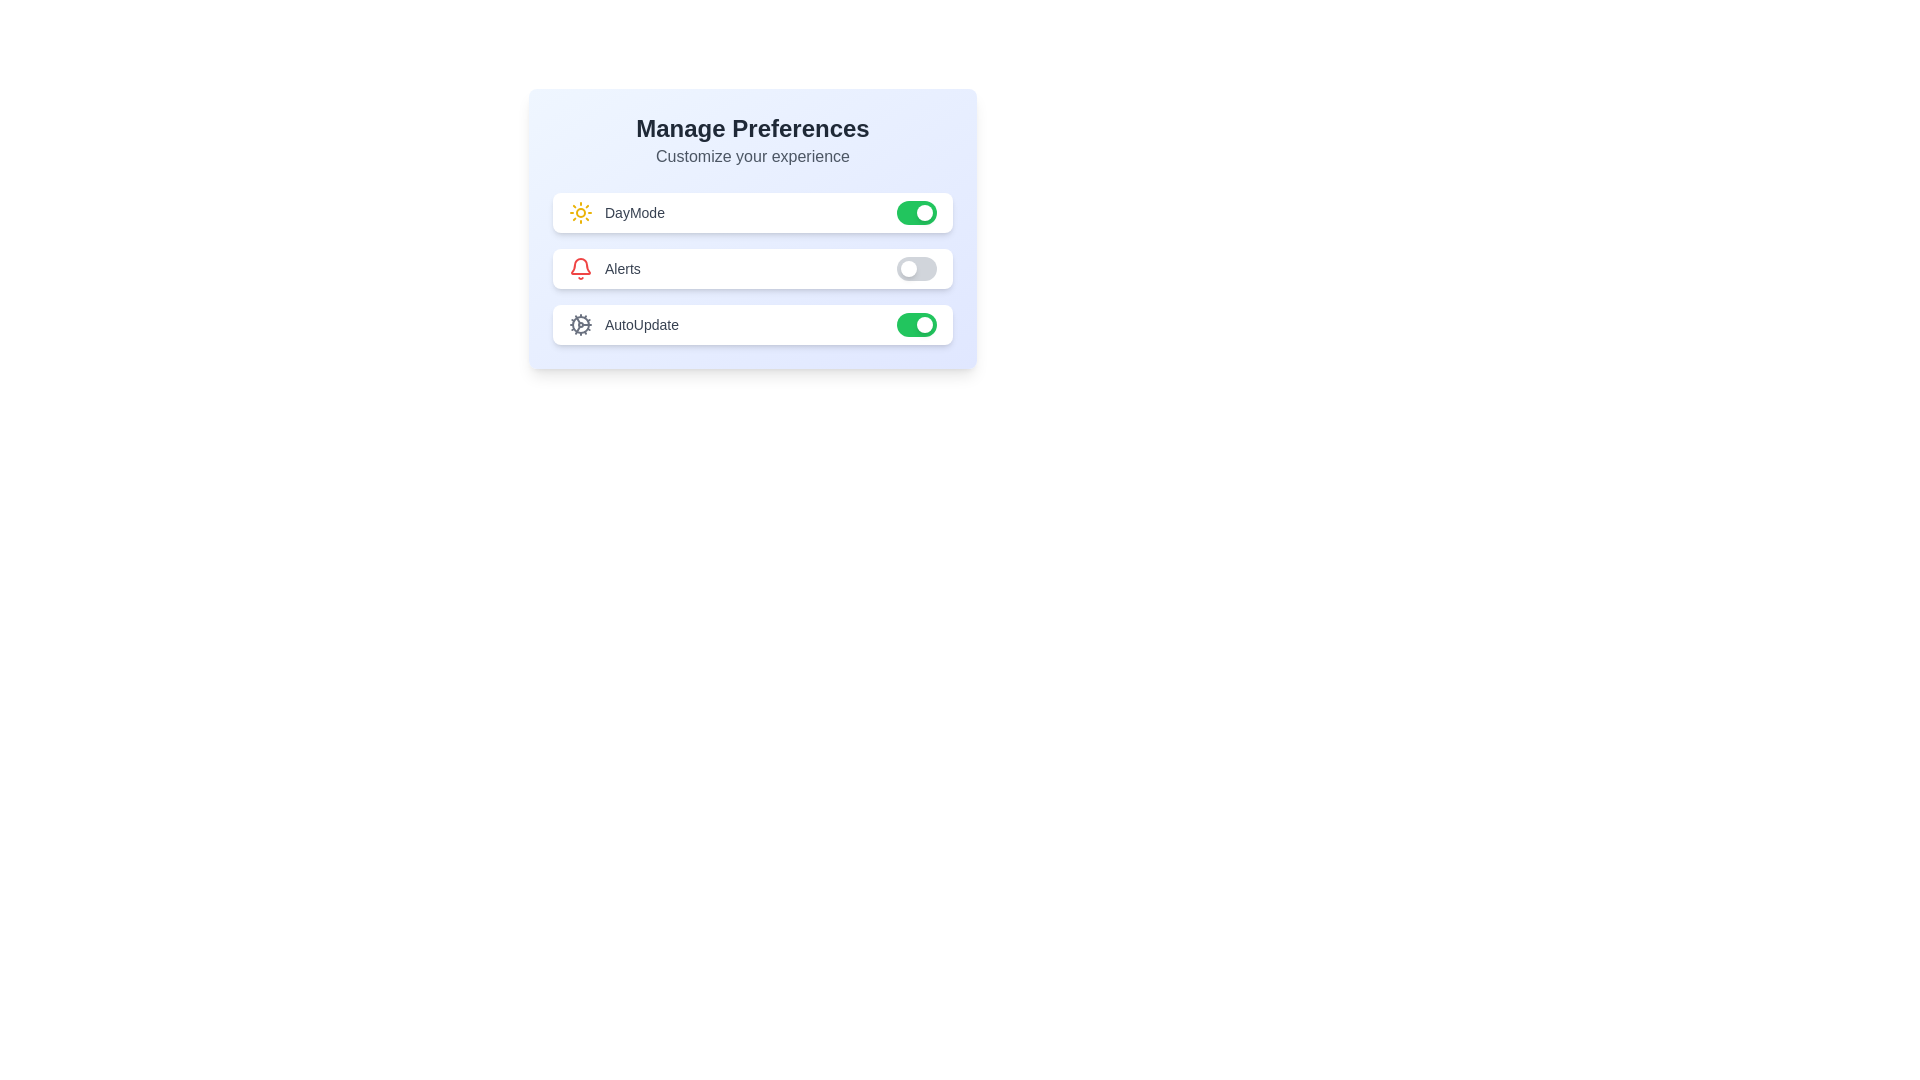 This screenshot has width=1920, height=1080. Describe the element at coordinates (623, 323) in the screenshot. I see `the 'autoUpdate' labeled preference option which is the third item in a vertical list of preference options, located directly below the 'Alerts' option` at that location.